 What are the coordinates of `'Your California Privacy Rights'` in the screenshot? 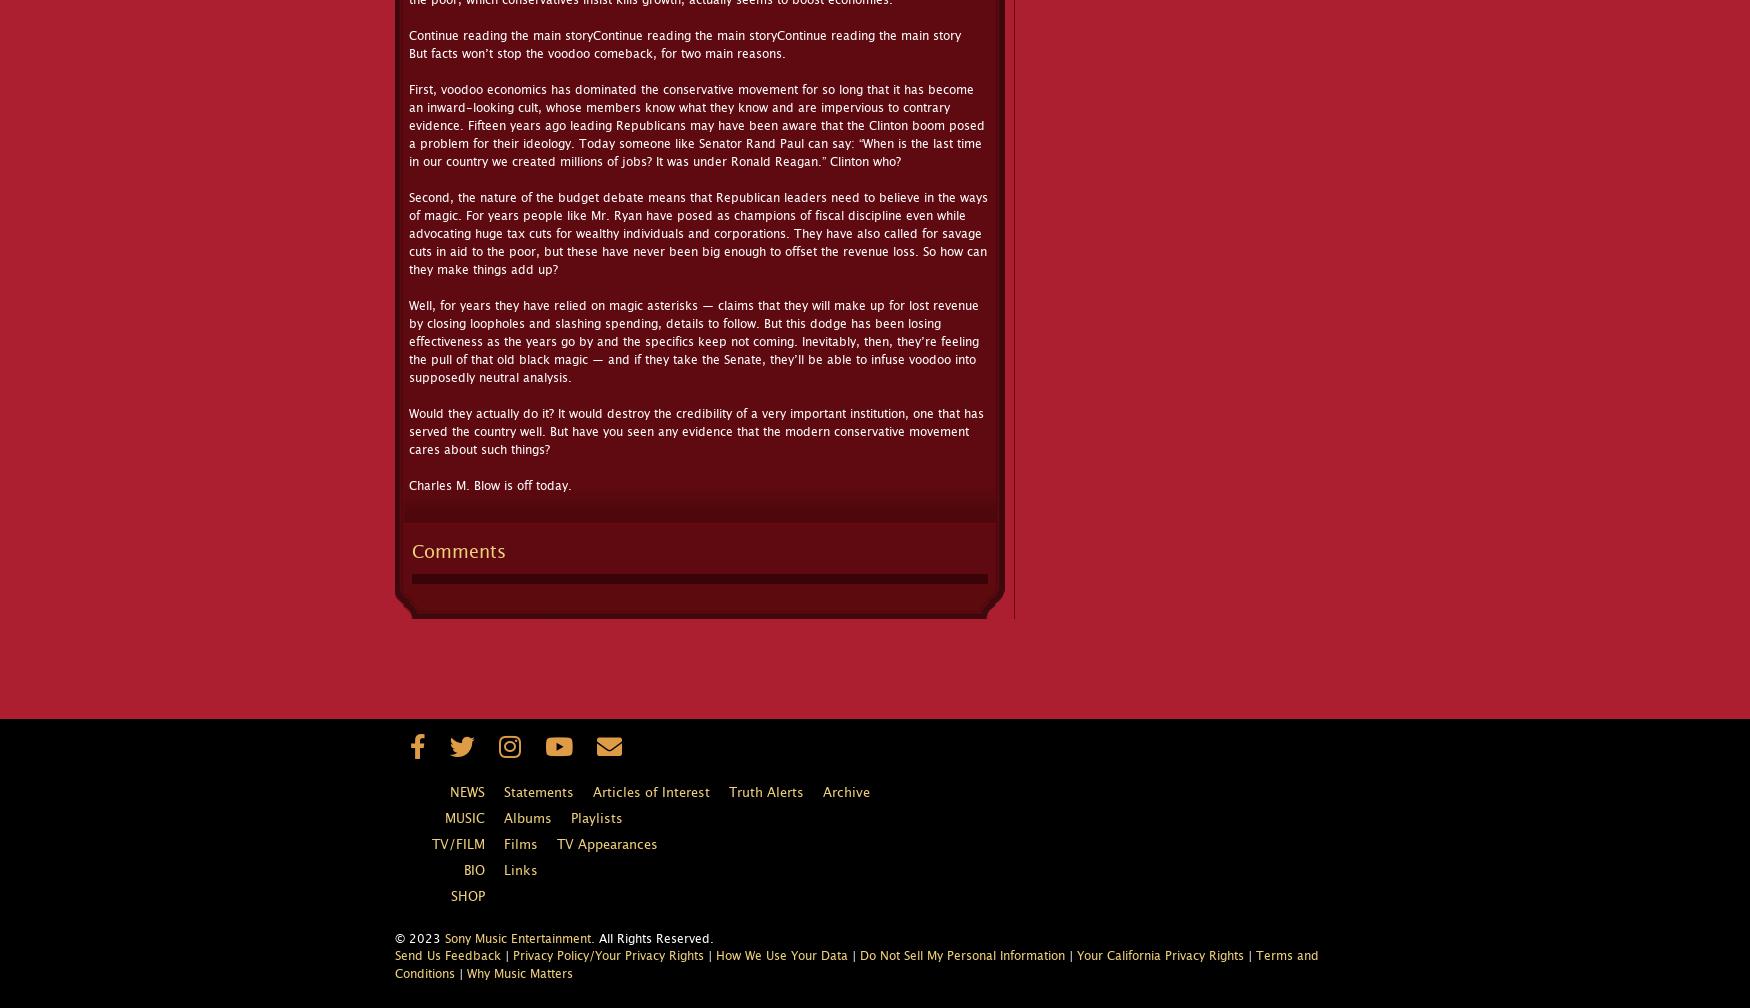 It's located at (1159, 955).